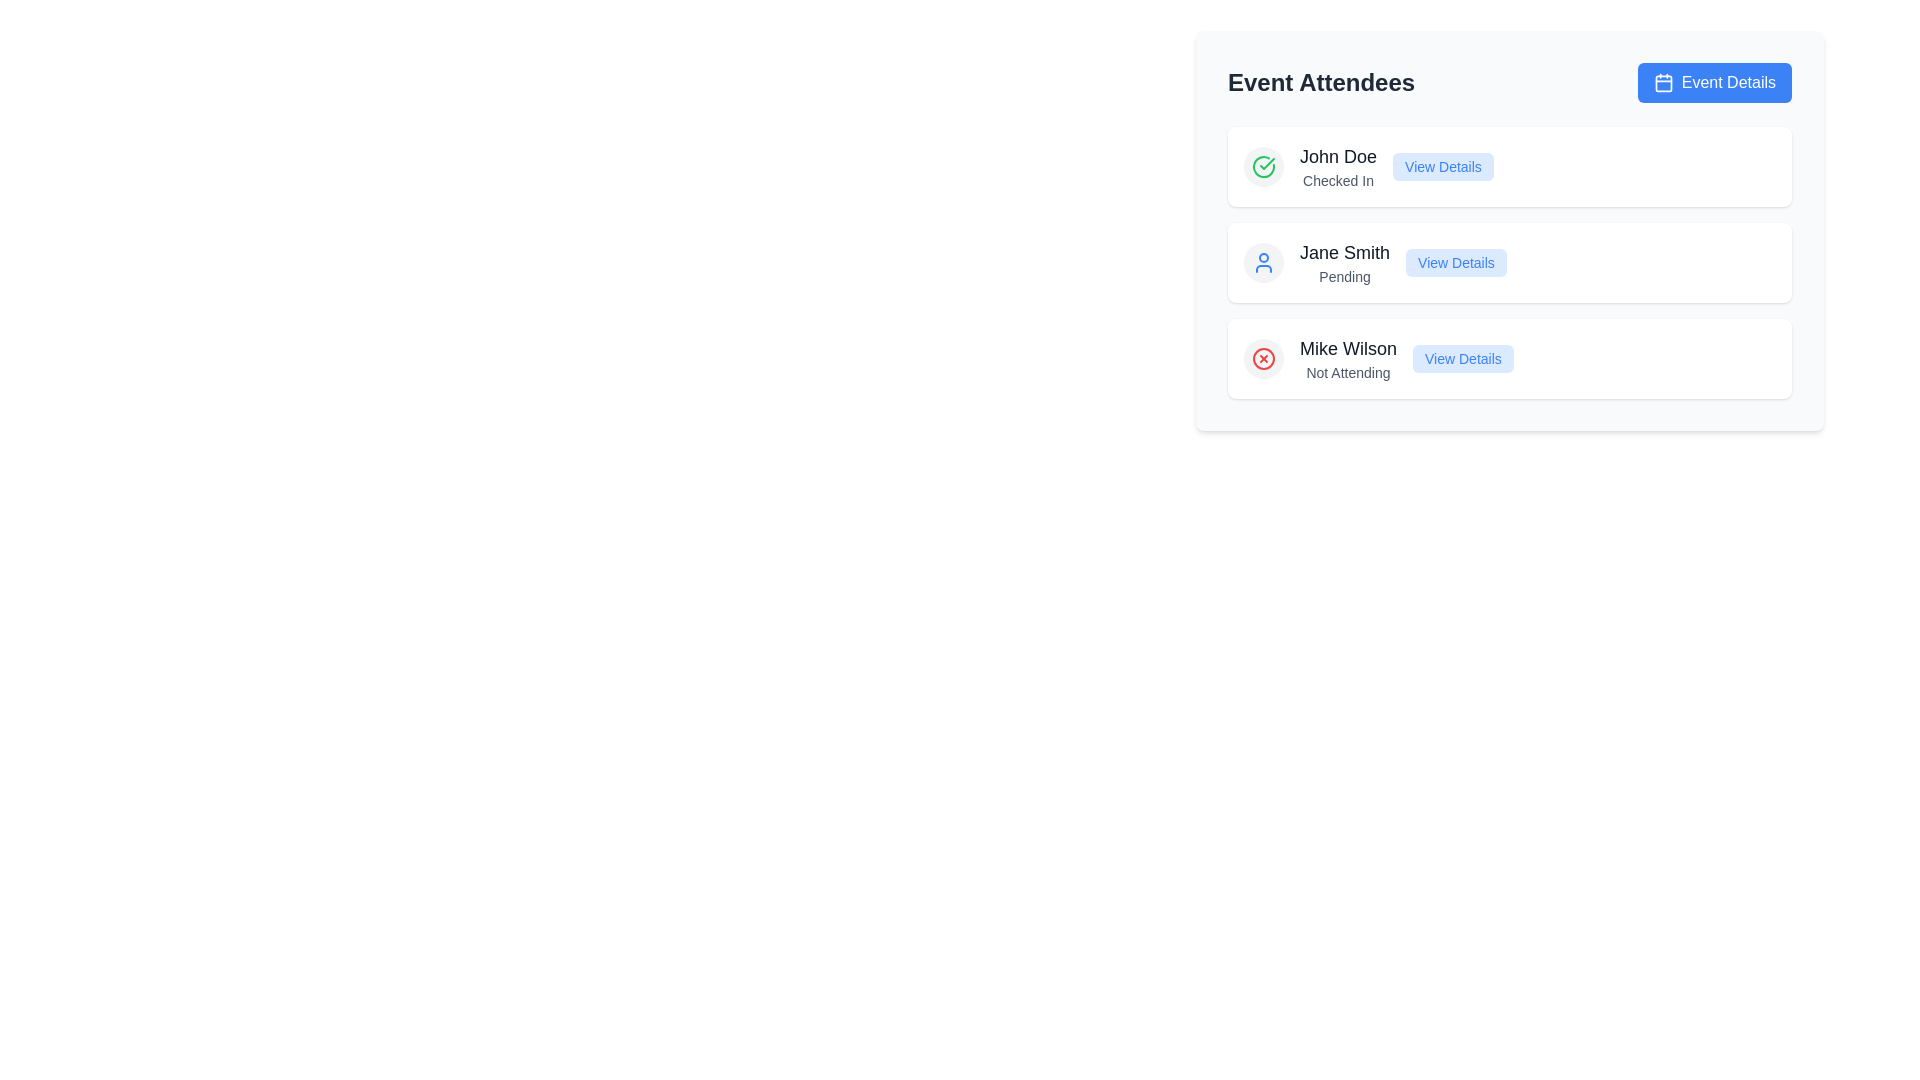 The height and width of the screenshot is (1080, 1920). What do you see at coordinates (1663, 82) in the screenshot?
I see `the calendar icon located within the 'Event Details' button on the top-right corner of the 'Event Attendees' card` at bounding box center [1663, 82].